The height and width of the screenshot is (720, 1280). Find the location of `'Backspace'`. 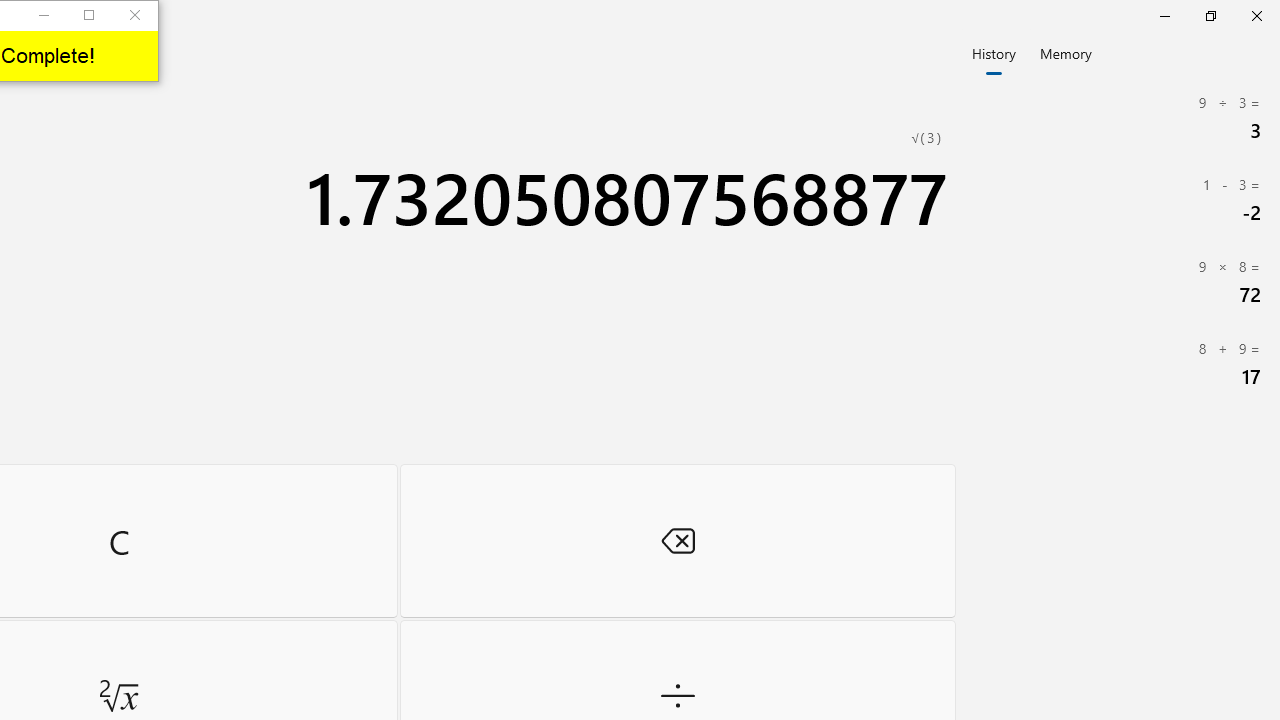

'Backspace' is located at coordinates (677, 540).